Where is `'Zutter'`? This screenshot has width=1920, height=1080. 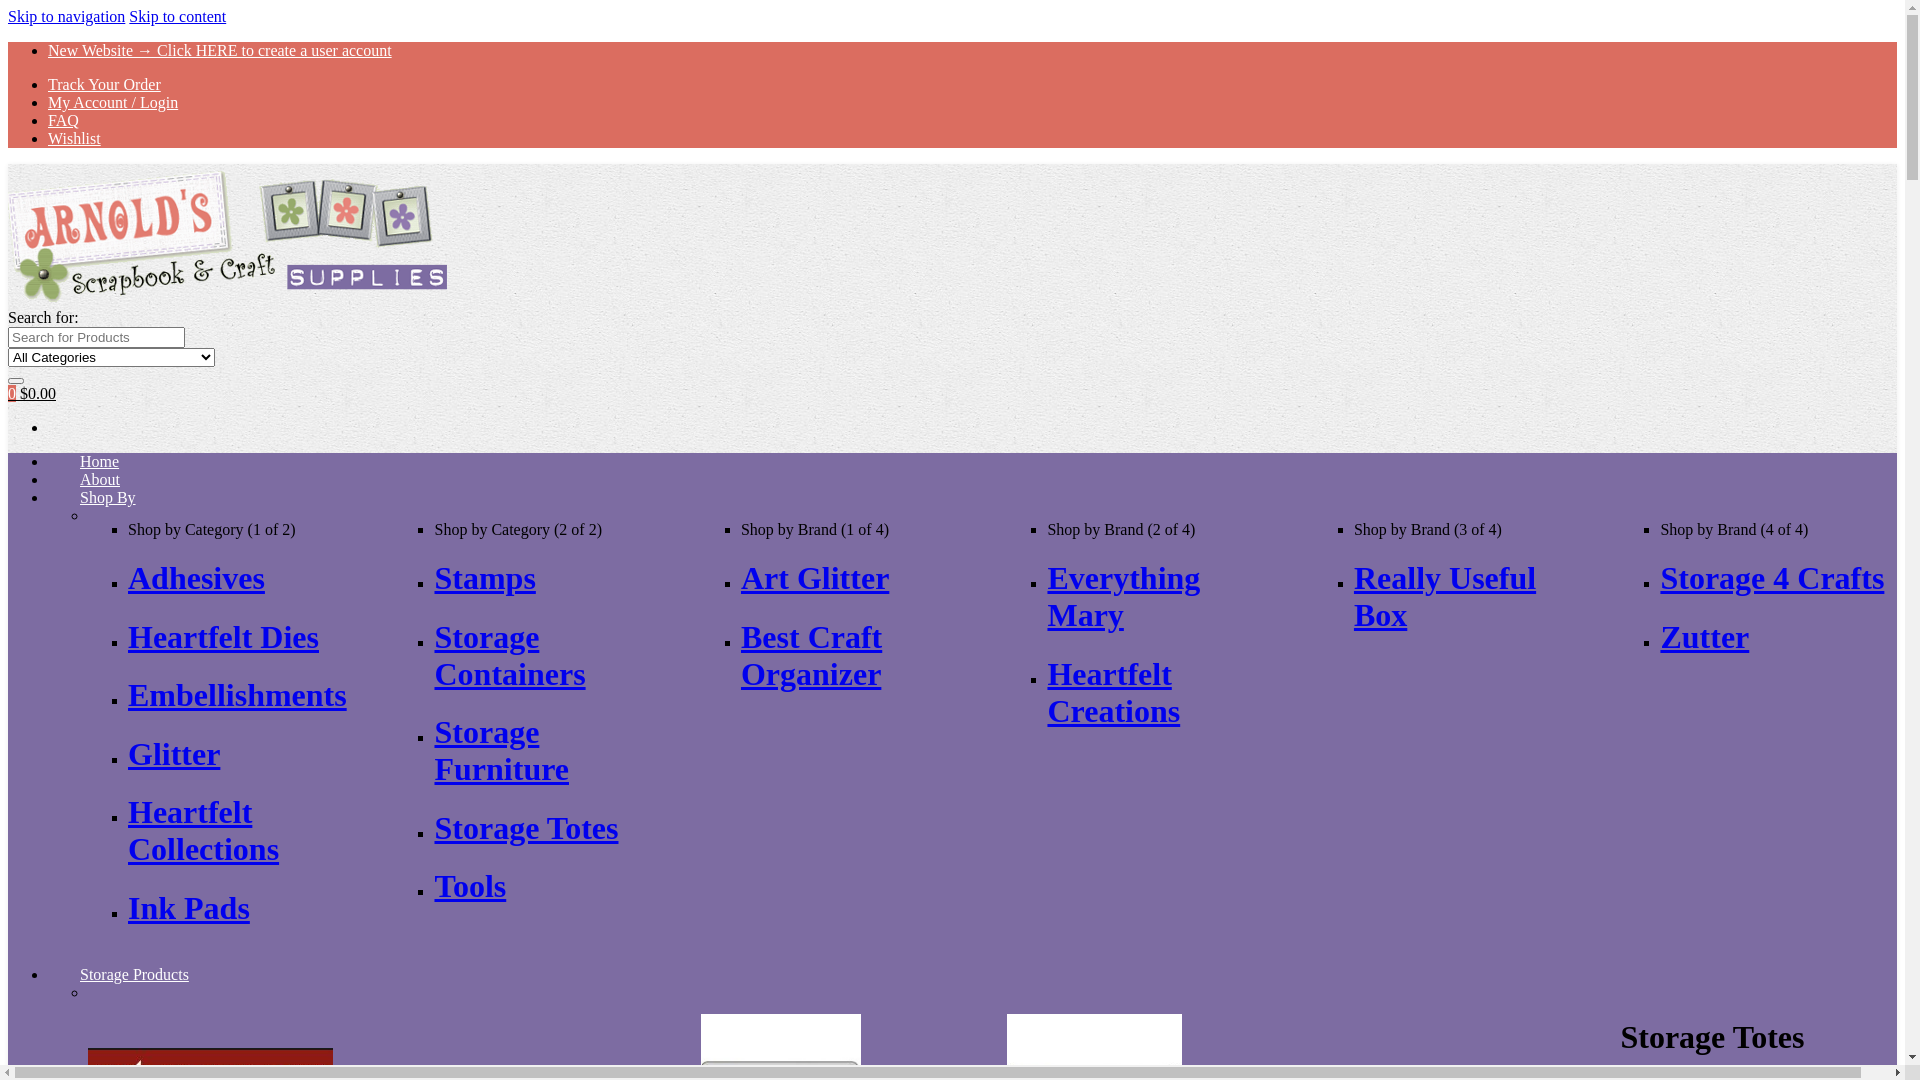
'Zutter' is located at coordinates (1703, 636).